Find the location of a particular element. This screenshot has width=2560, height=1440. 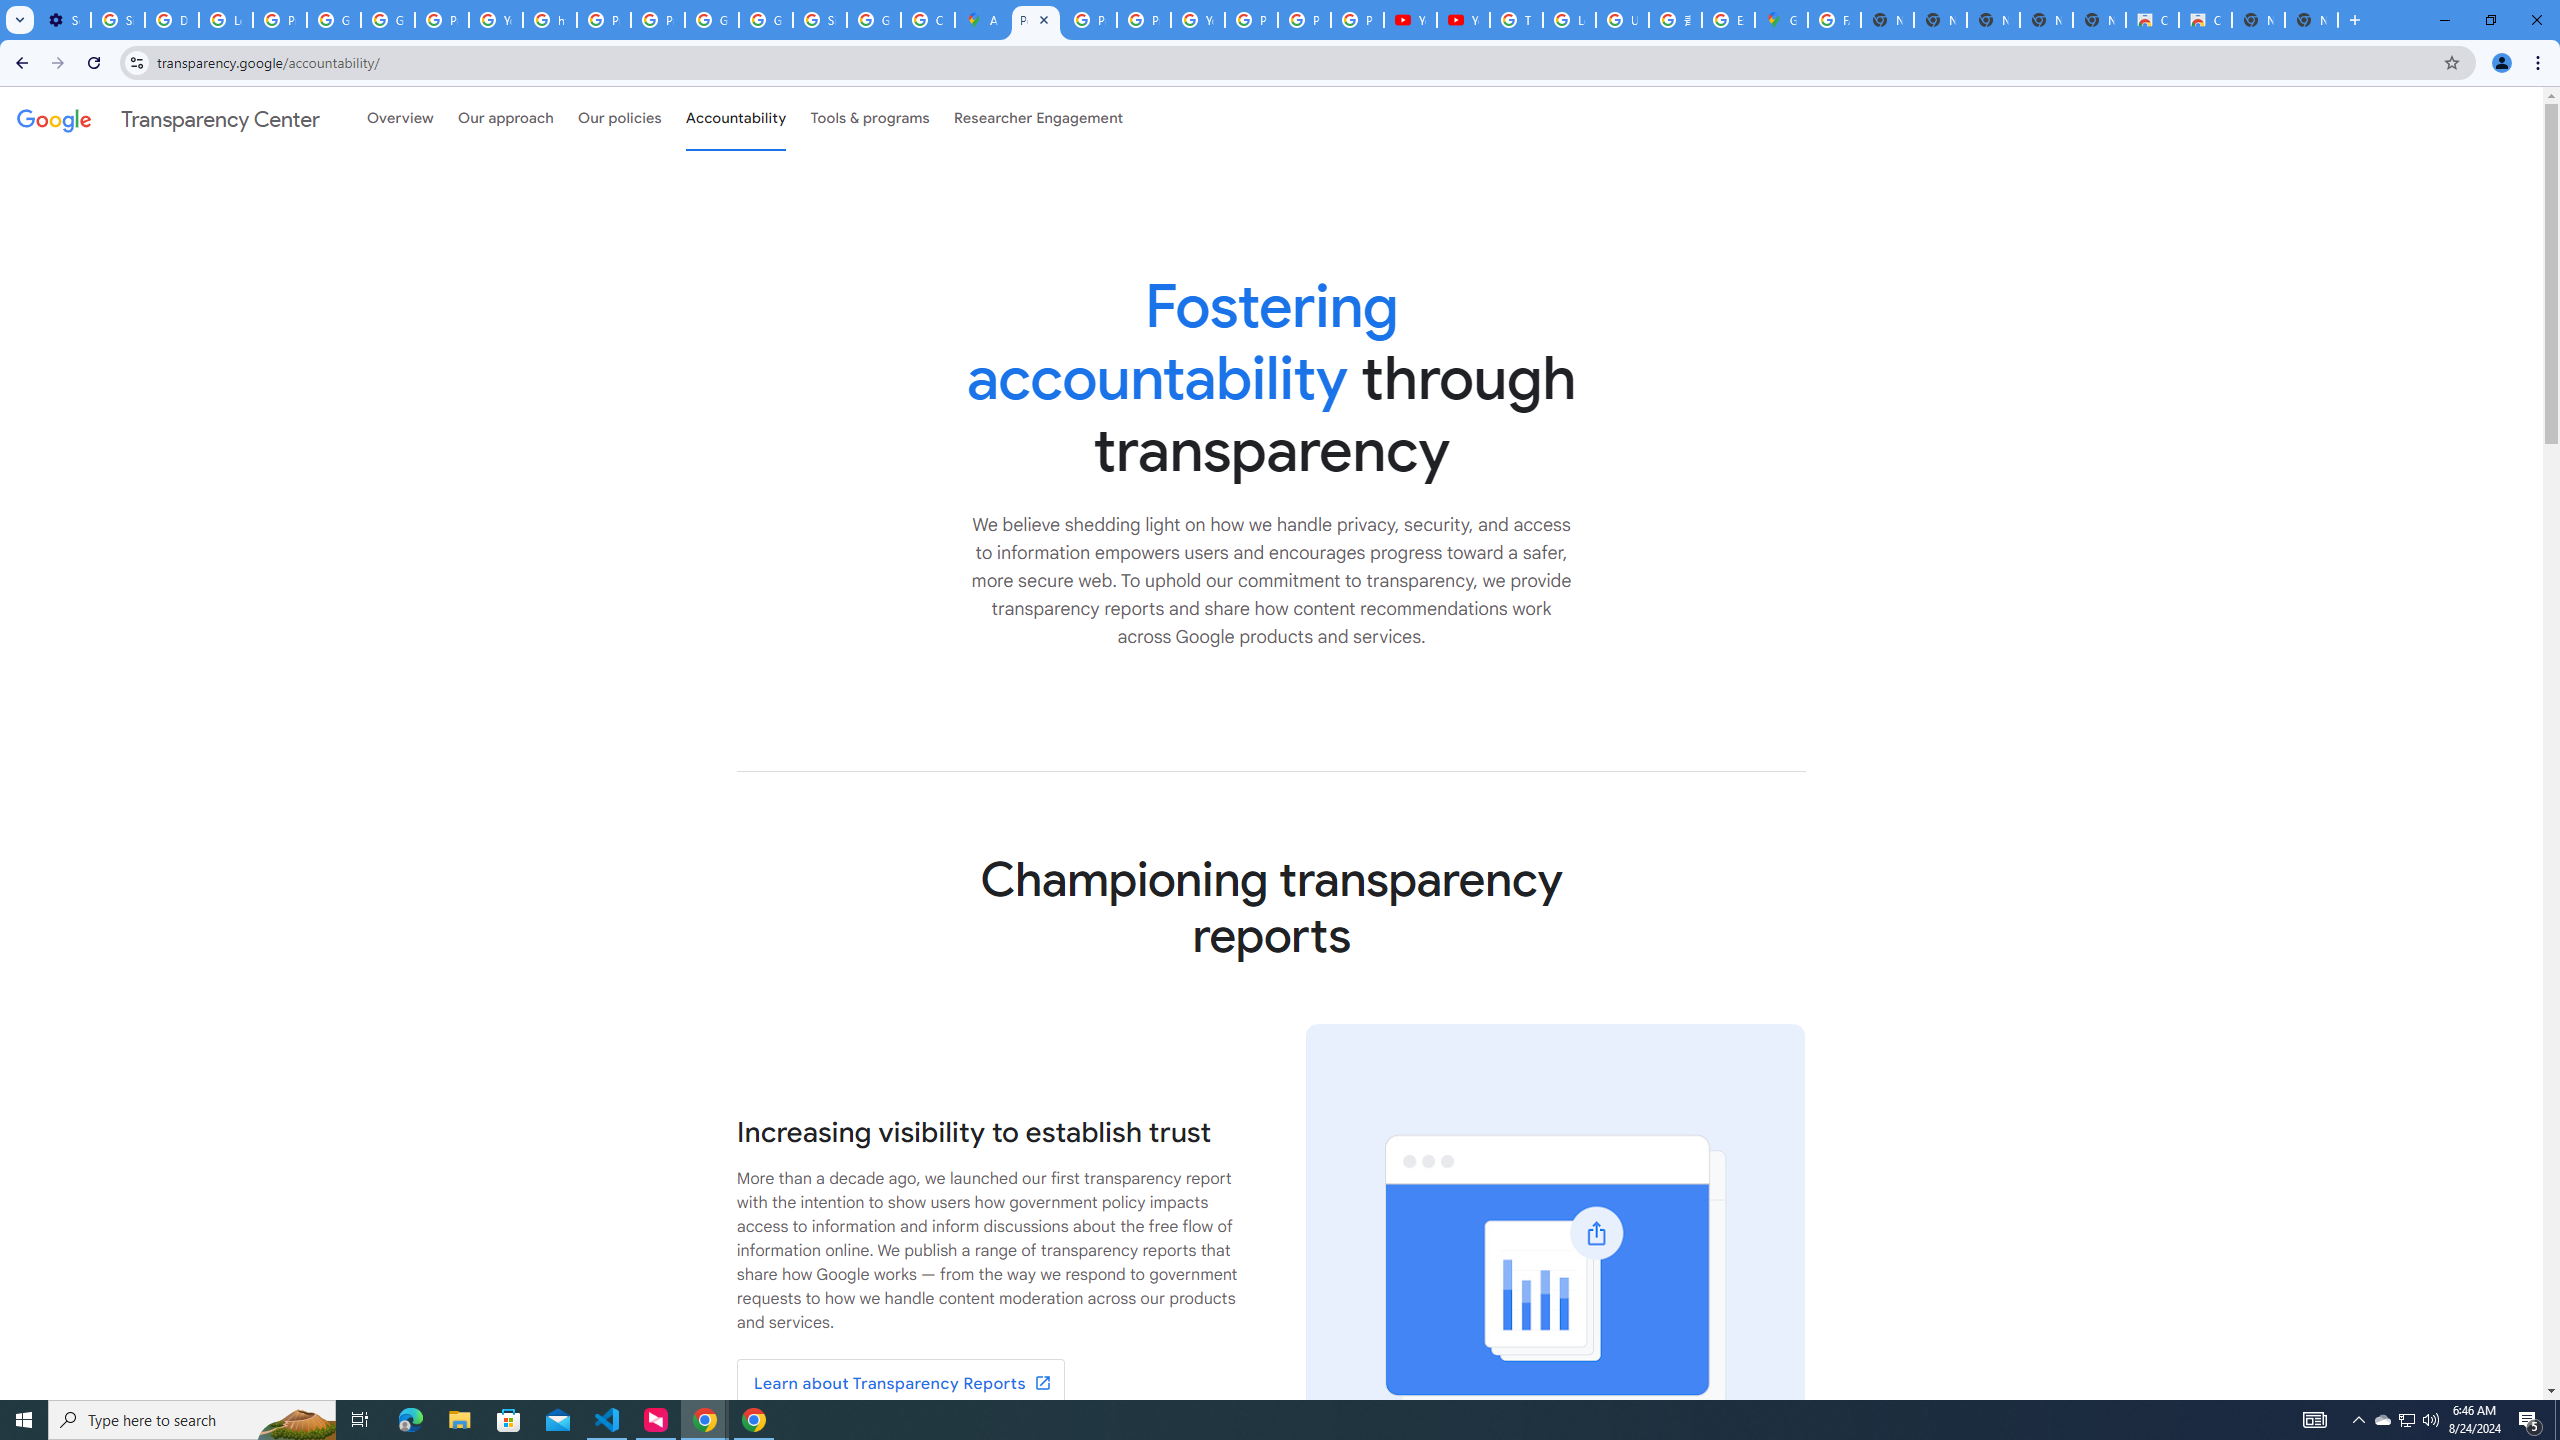

'Tips & tricks for Chrome - Google Chrome Help' is located at coordinates (1516, 19).